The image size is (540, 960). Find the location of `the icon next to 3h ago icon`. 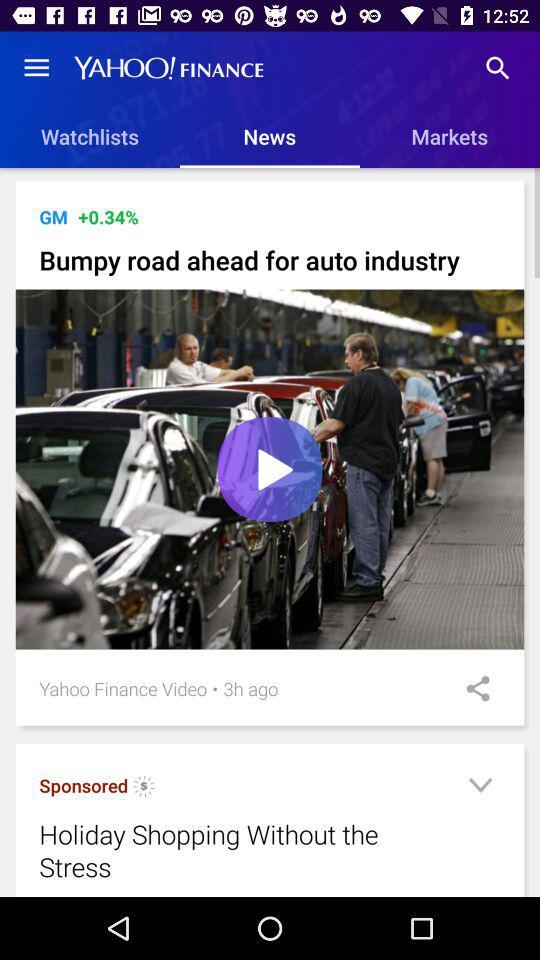

the icon next to 3h ago icon is located at coordinates (214, 688).